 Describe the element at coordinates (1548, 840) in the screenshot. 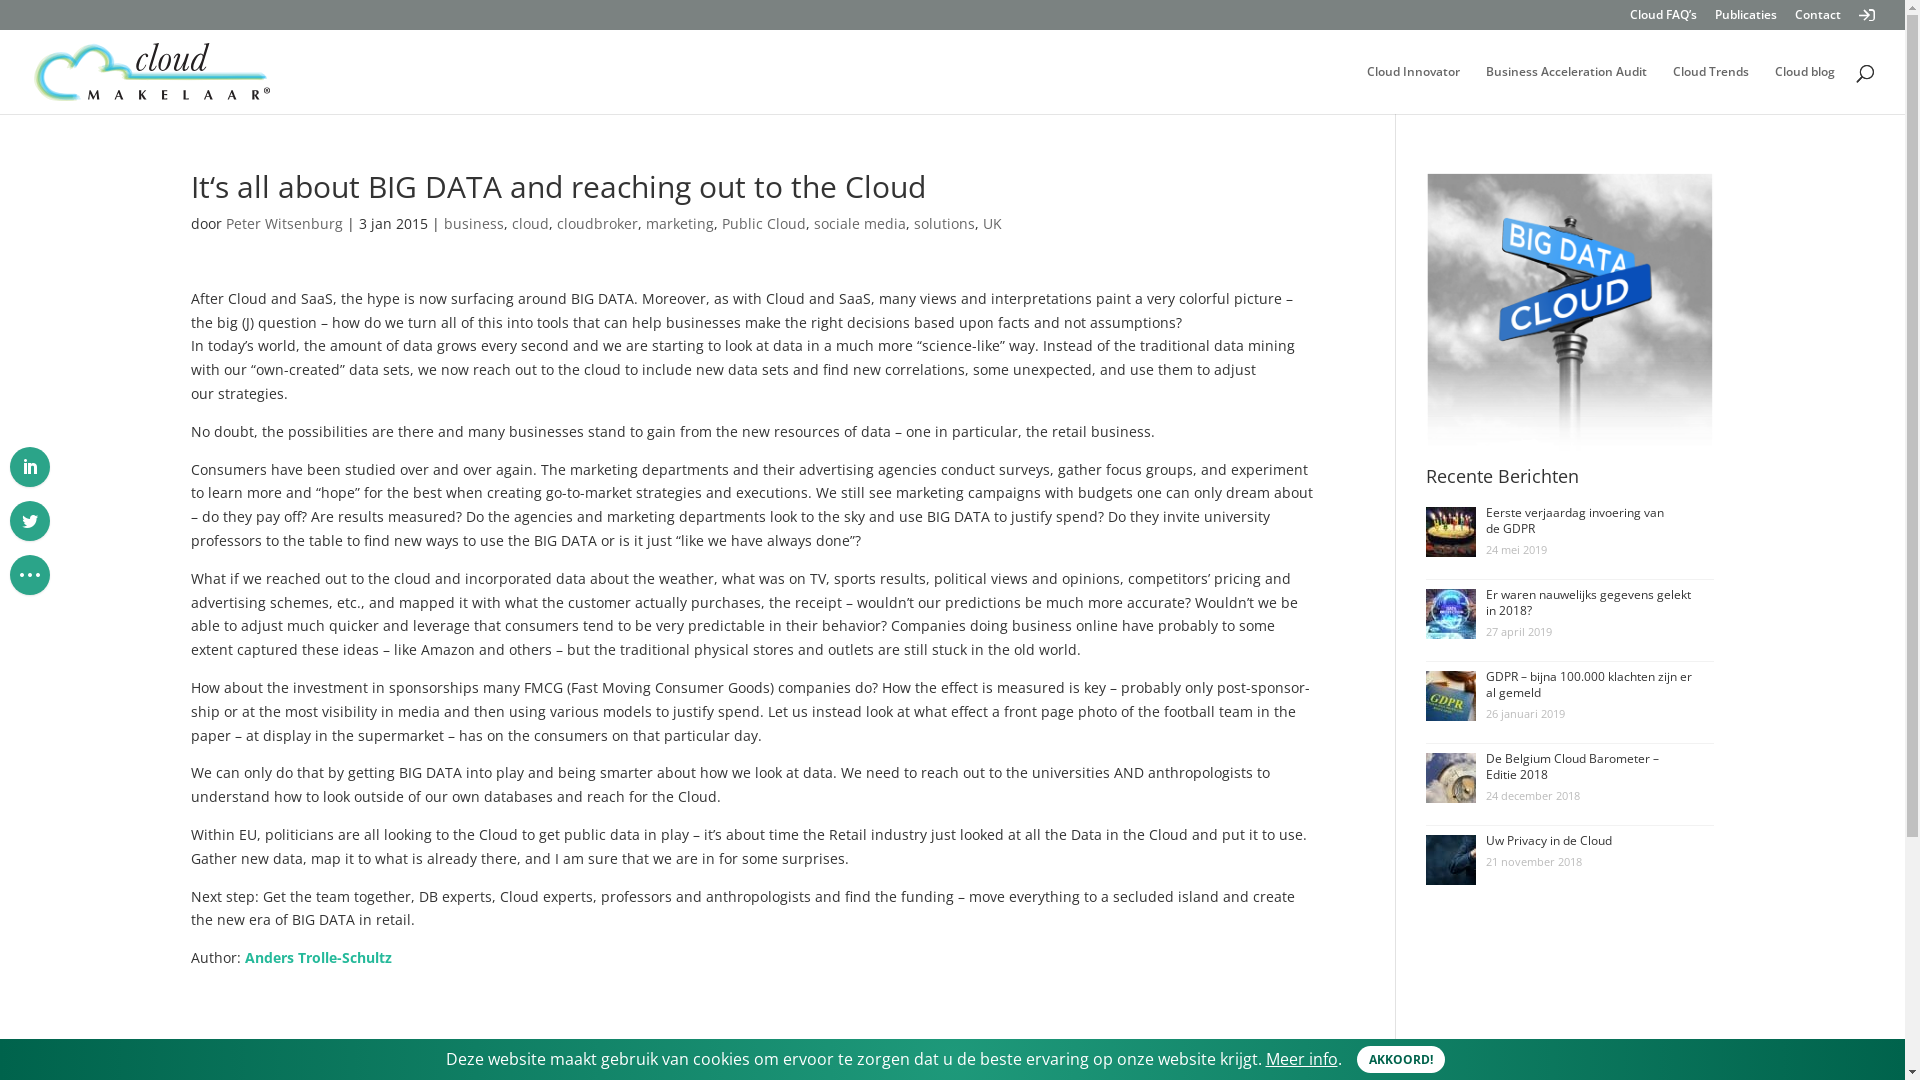

I see `'Uw Privacy in de Cloud'` at that location.